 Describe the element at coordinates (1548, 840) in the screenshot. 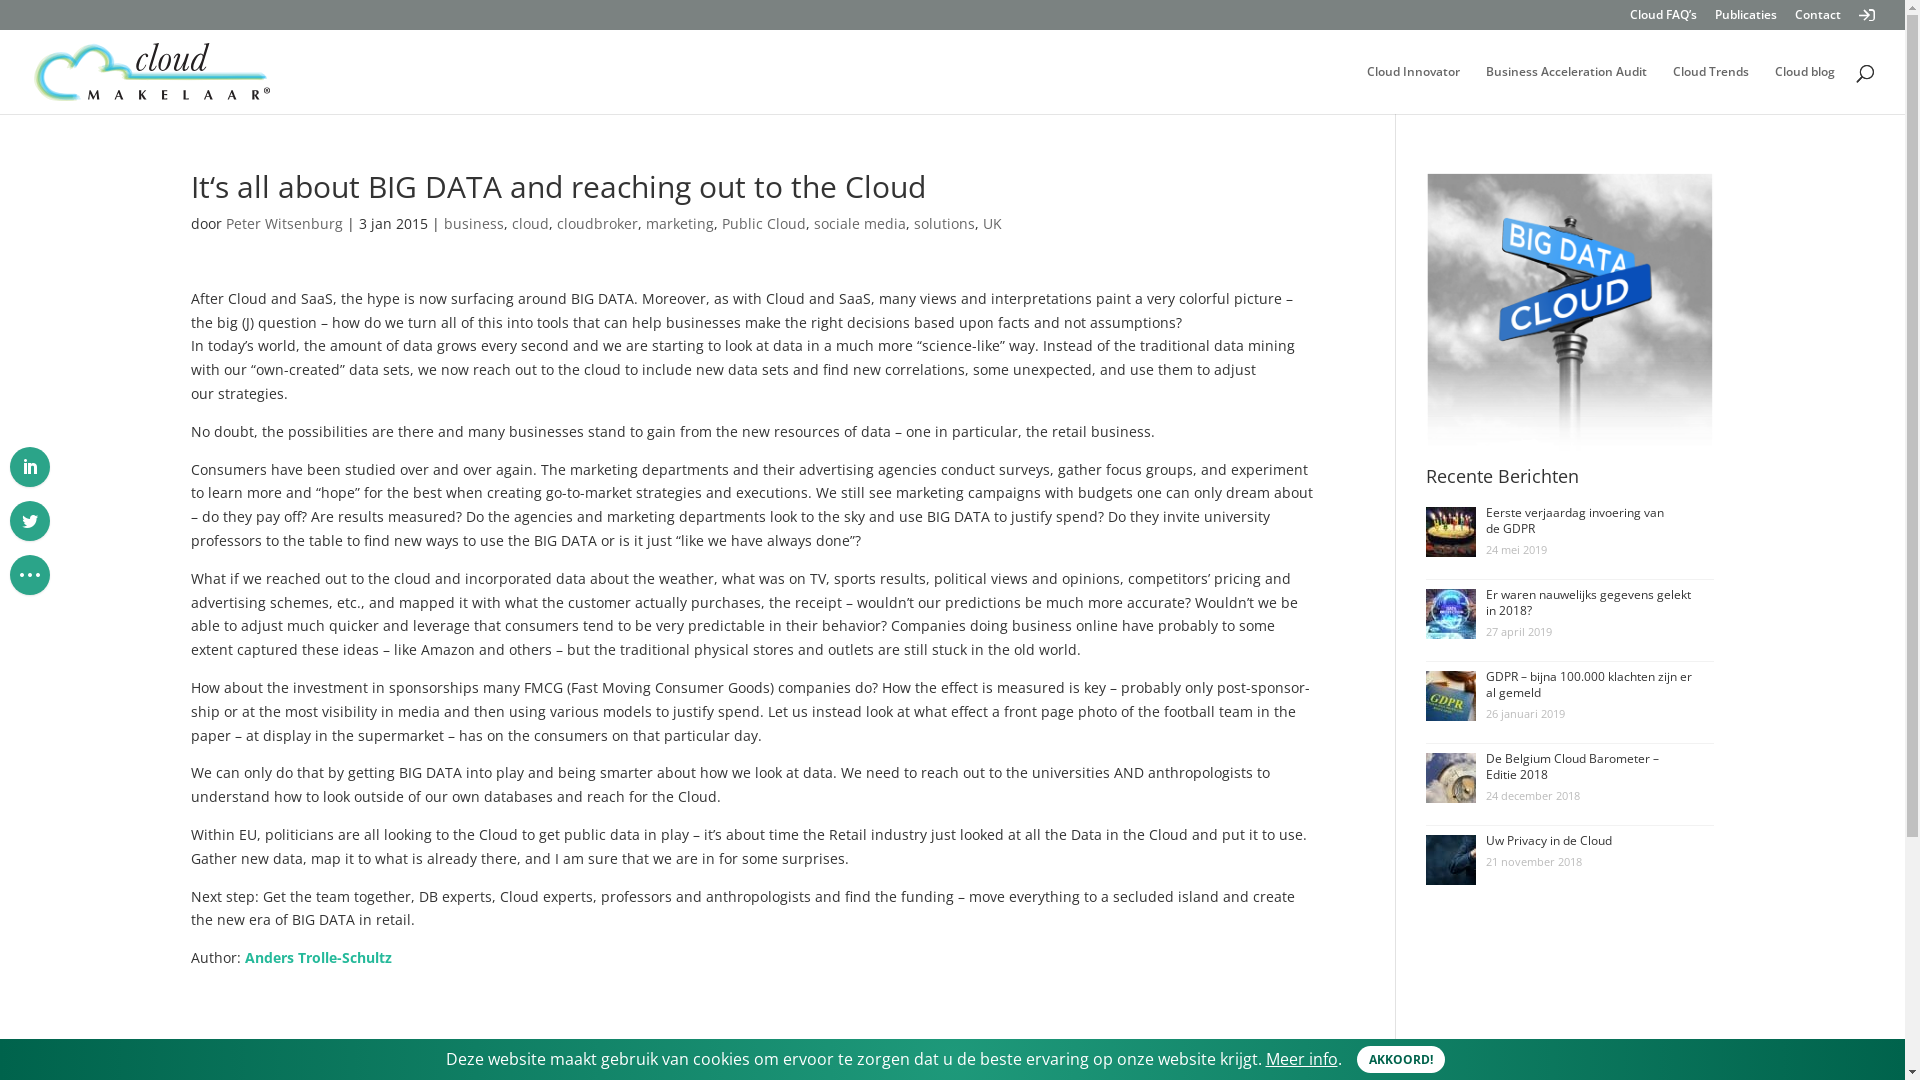

I see `'Uw Privacy in de Cloud'` at that location.